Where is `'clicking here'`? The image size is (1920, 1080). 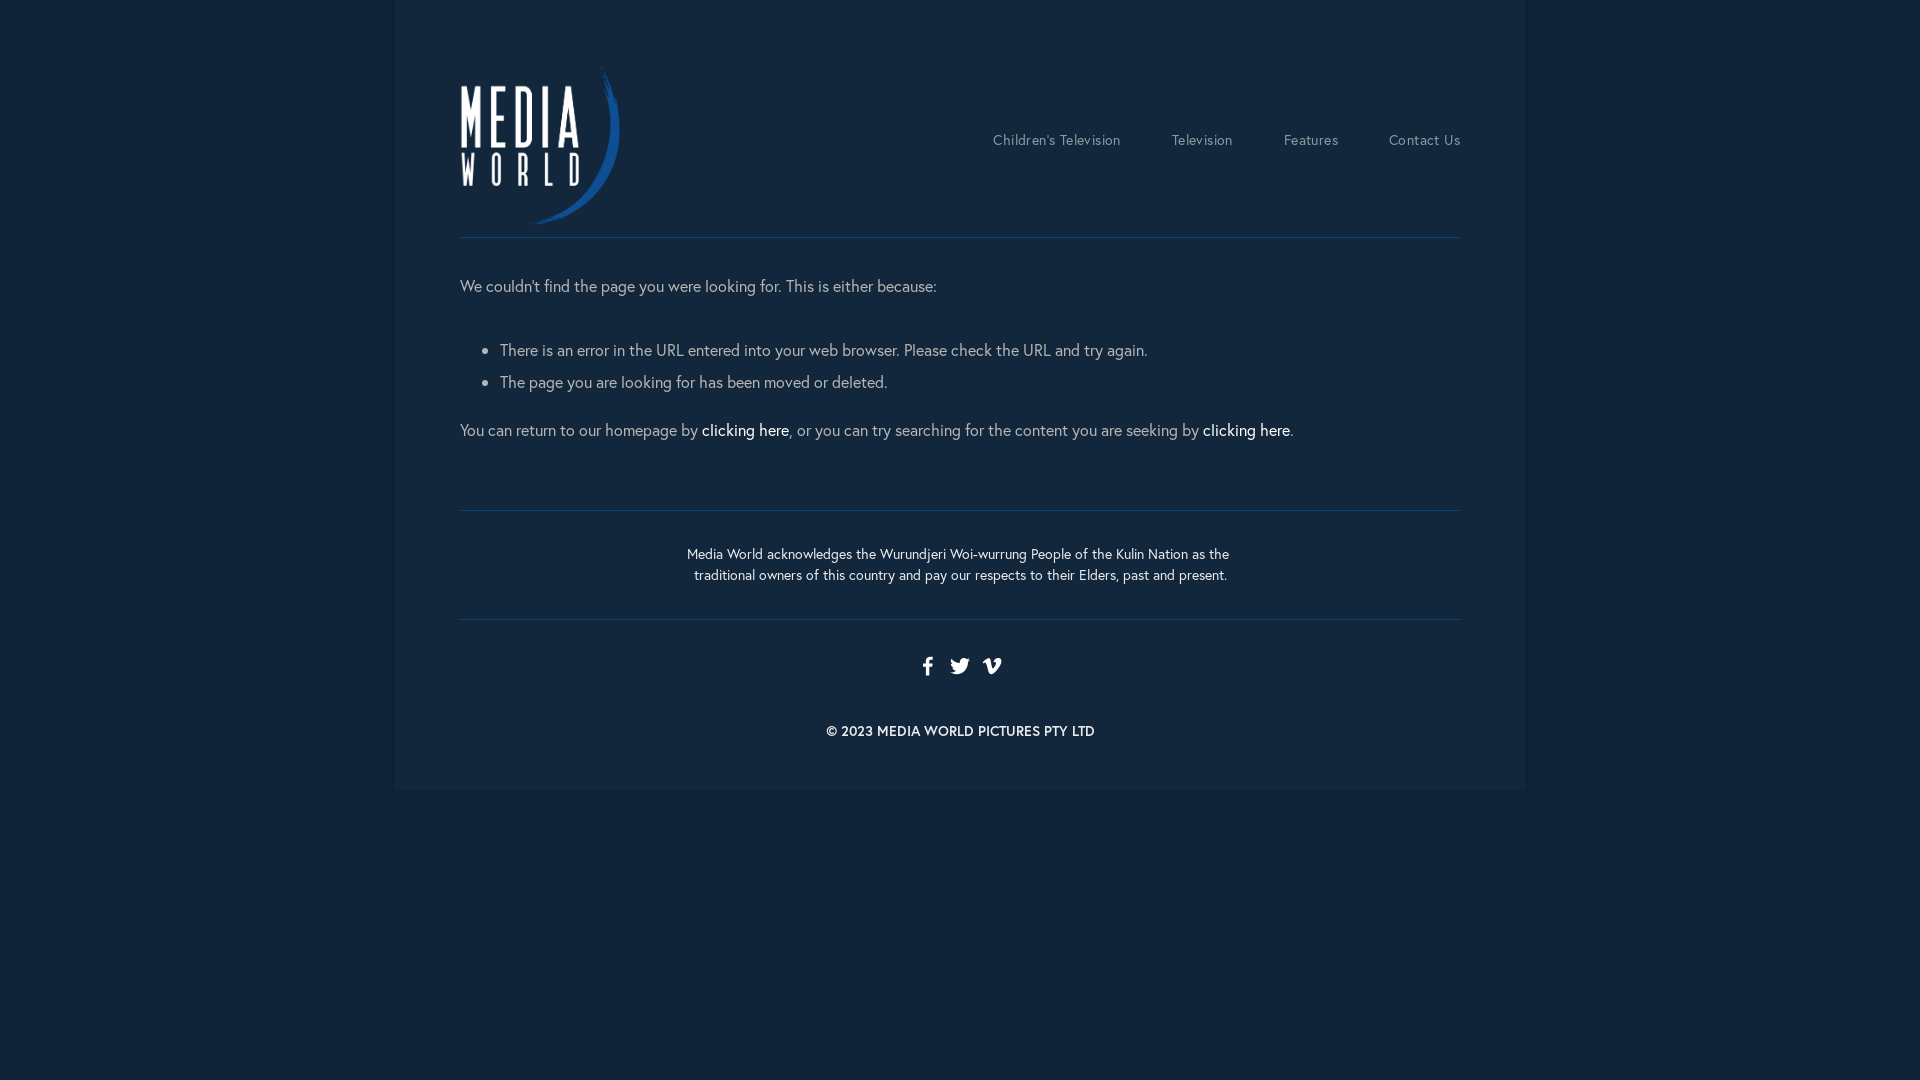
'clicking here' is located at coordinates (744, 428).